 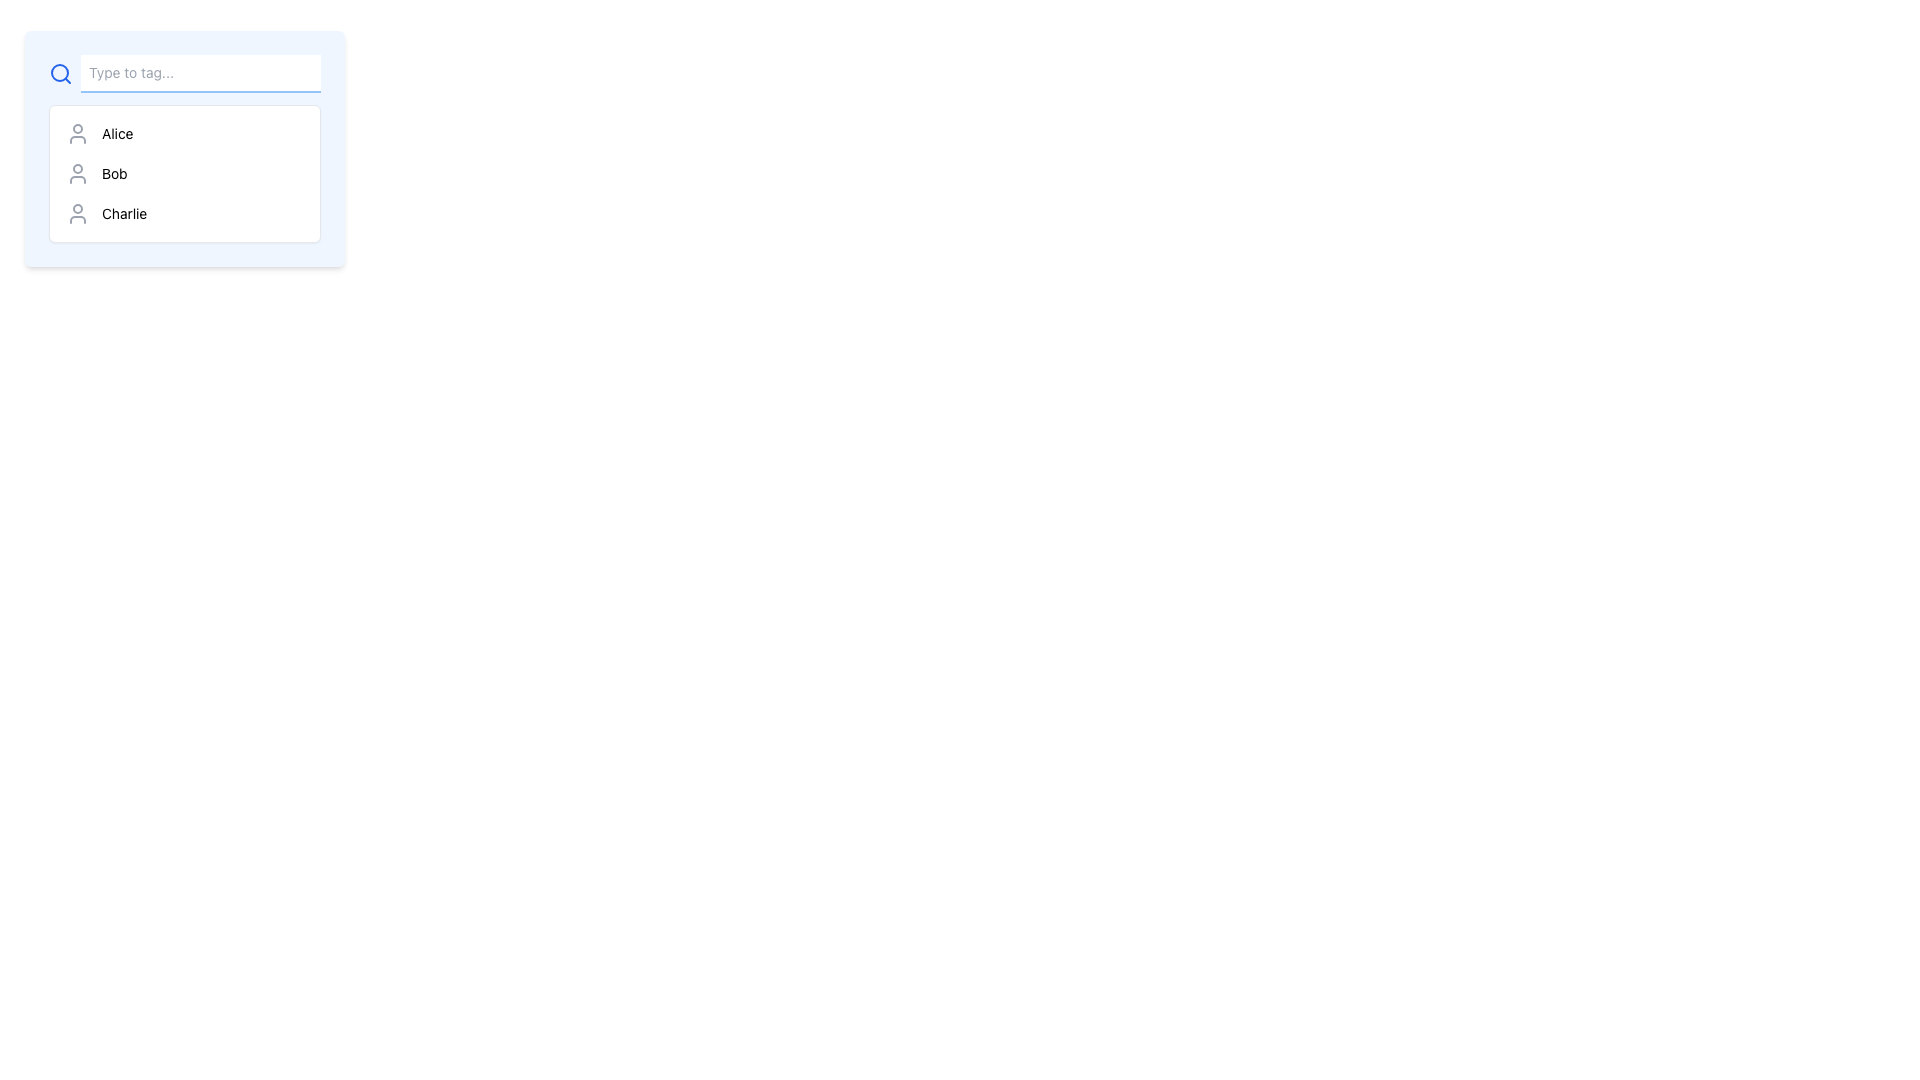 What do you see at coordinates (77, 172) in the screenshot?
I see `the user icon representing 'Bob' in the second item of the vertical list located to the right of the search bar` at bounding box center [77, 172].